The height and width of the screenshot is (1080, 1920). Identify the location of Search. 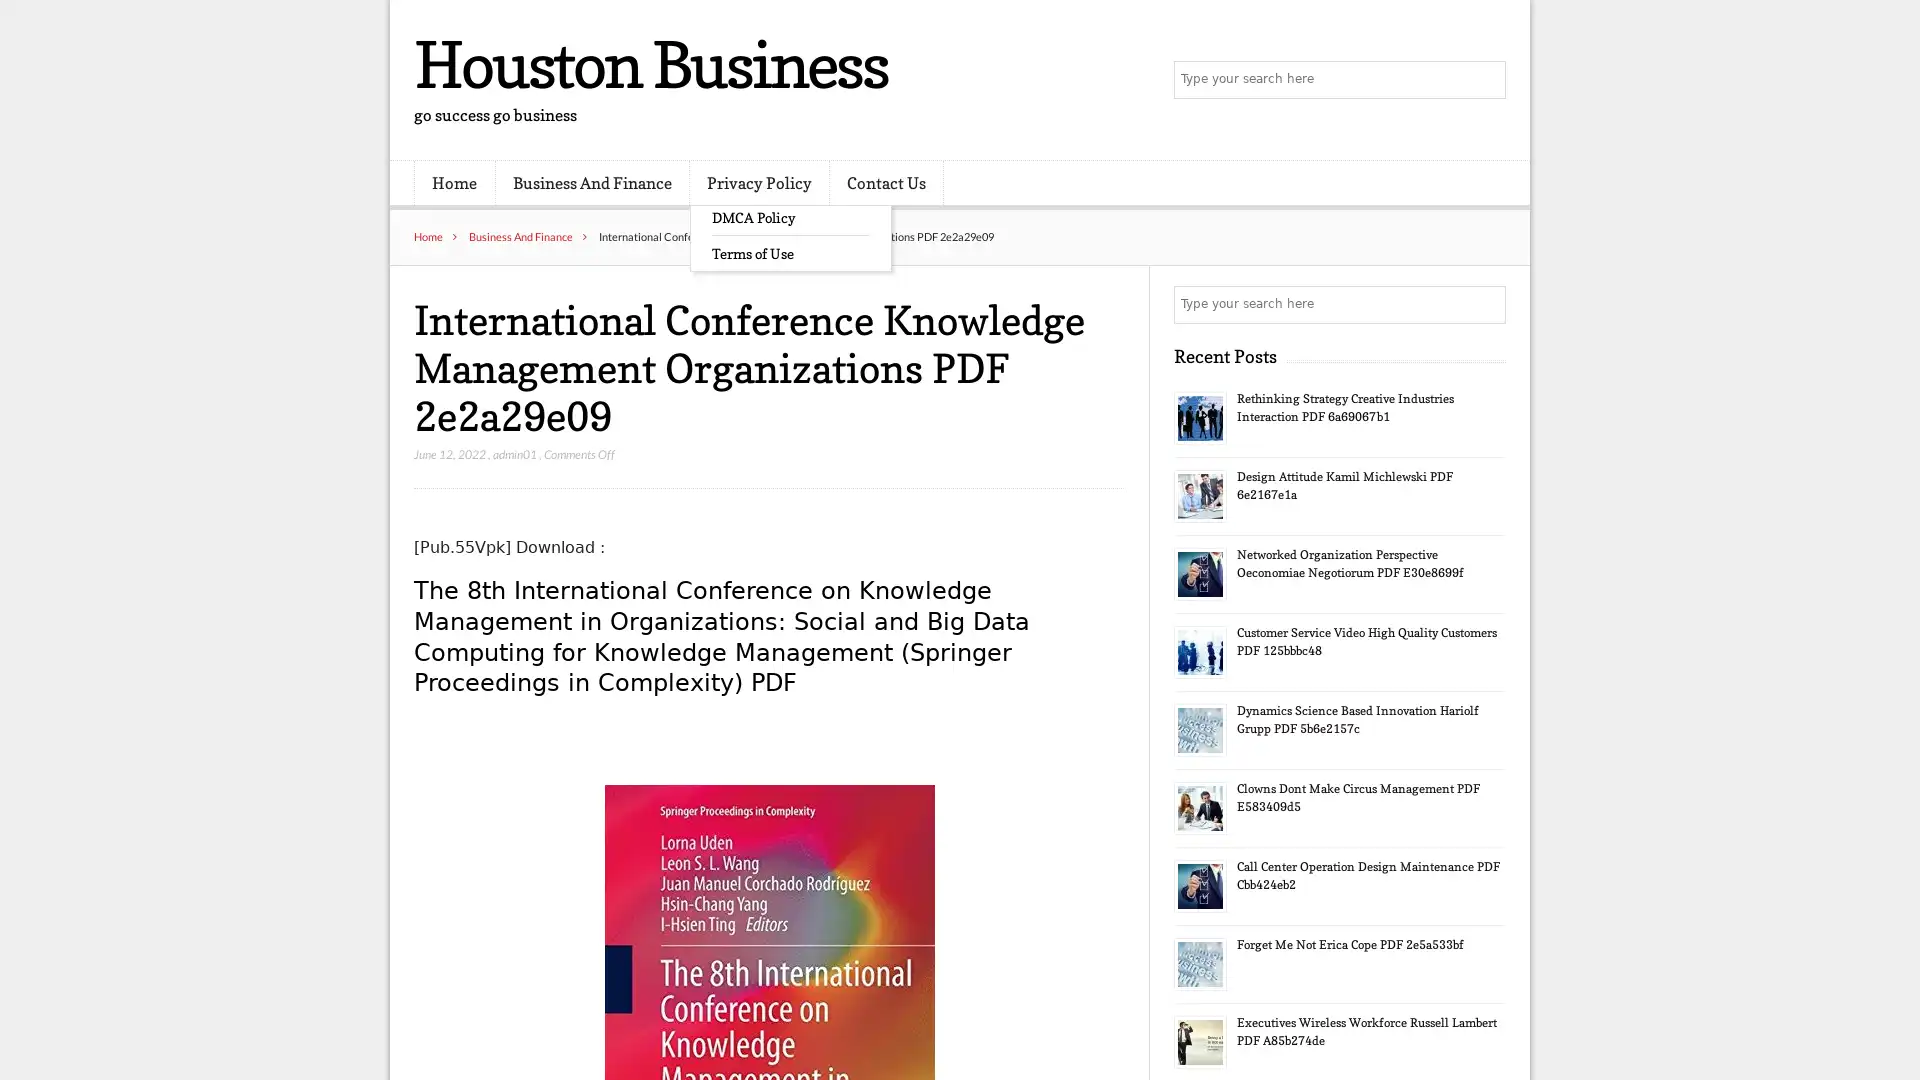
(1485, 304).